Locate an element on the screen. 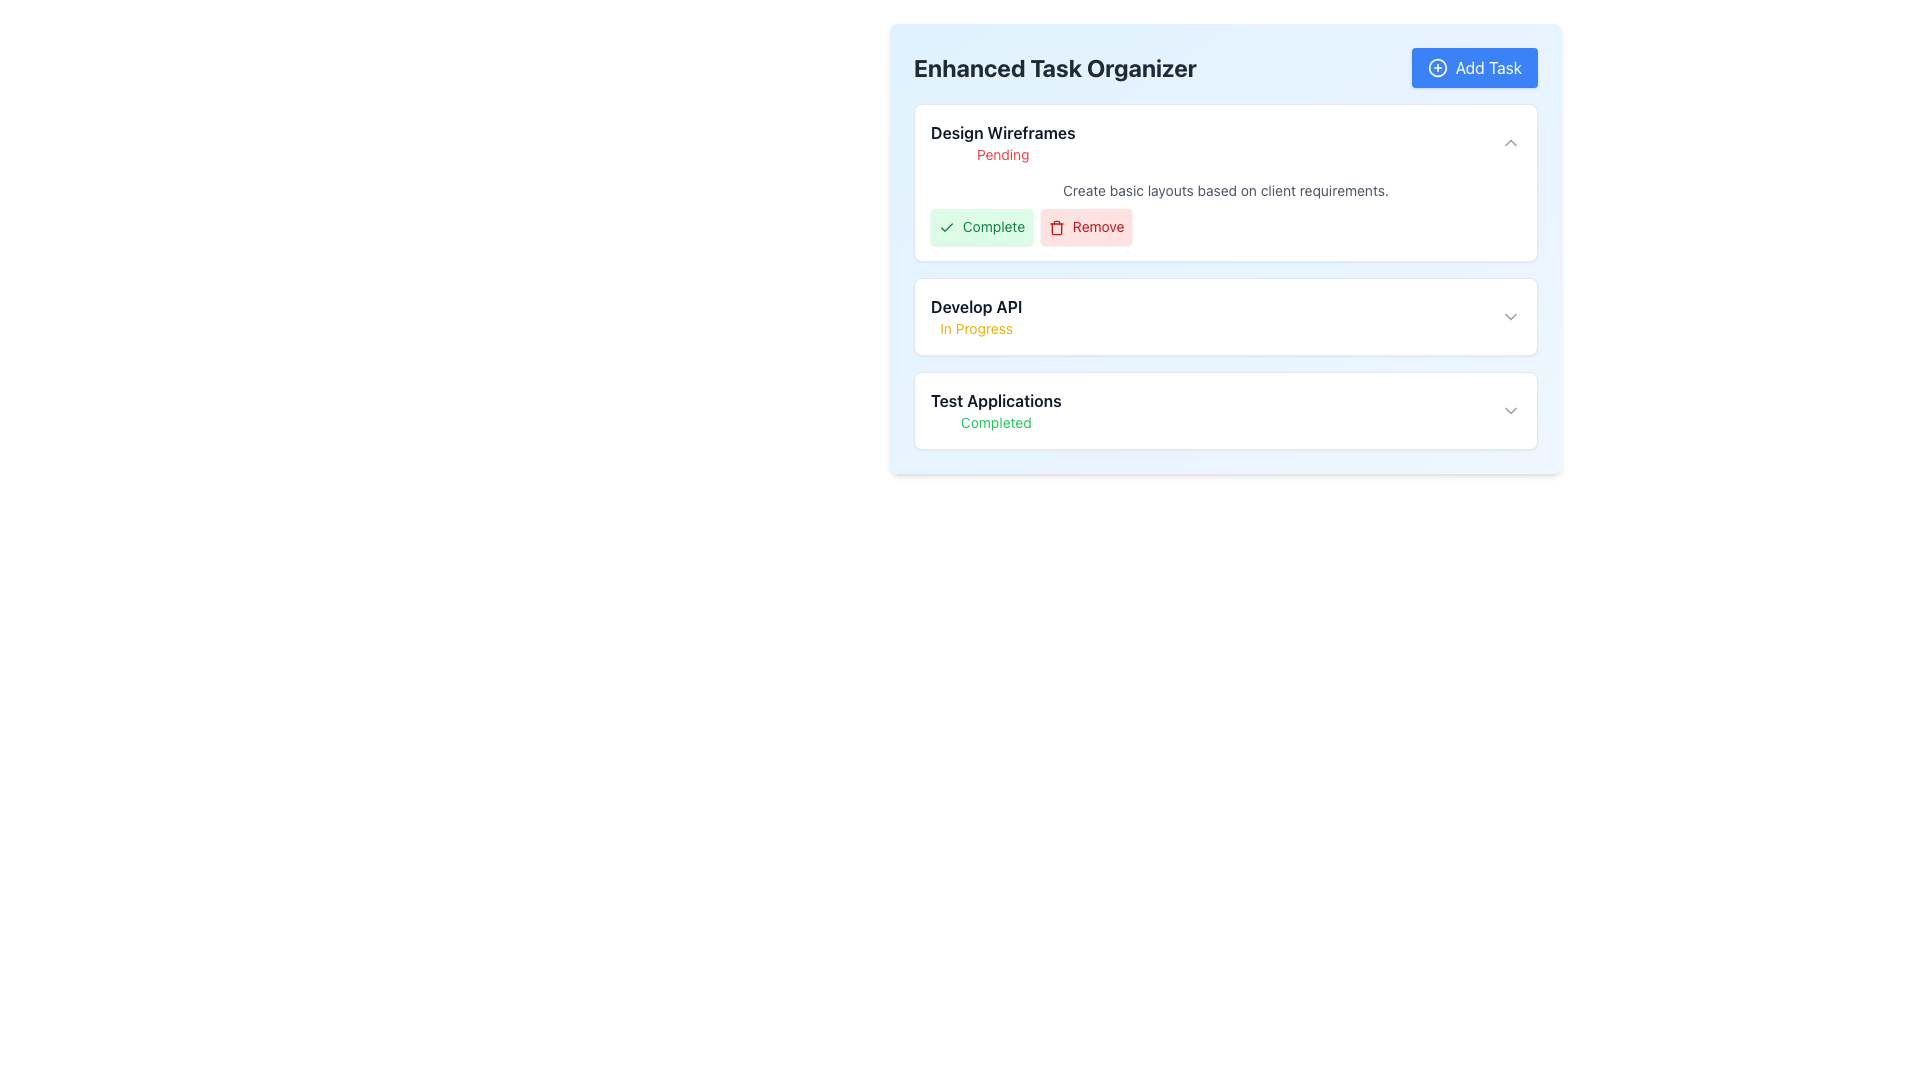 This screenshot has height=1080, width=1920. the status indicator text label is located at coordinates (996, 422).